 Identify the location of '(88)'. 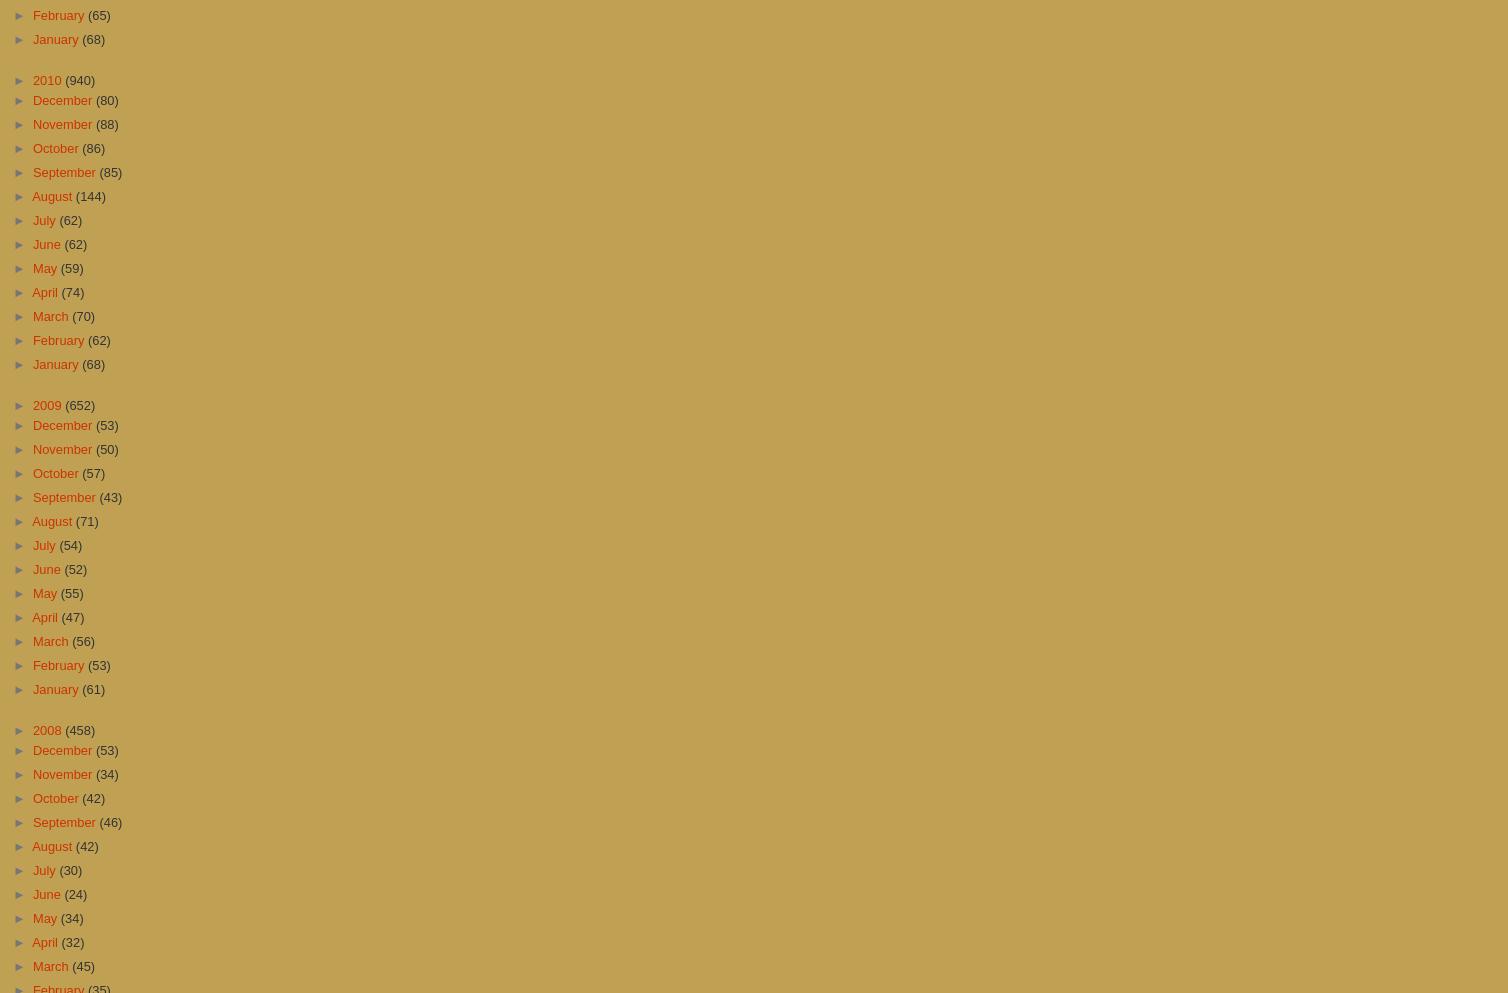
(106, 123).